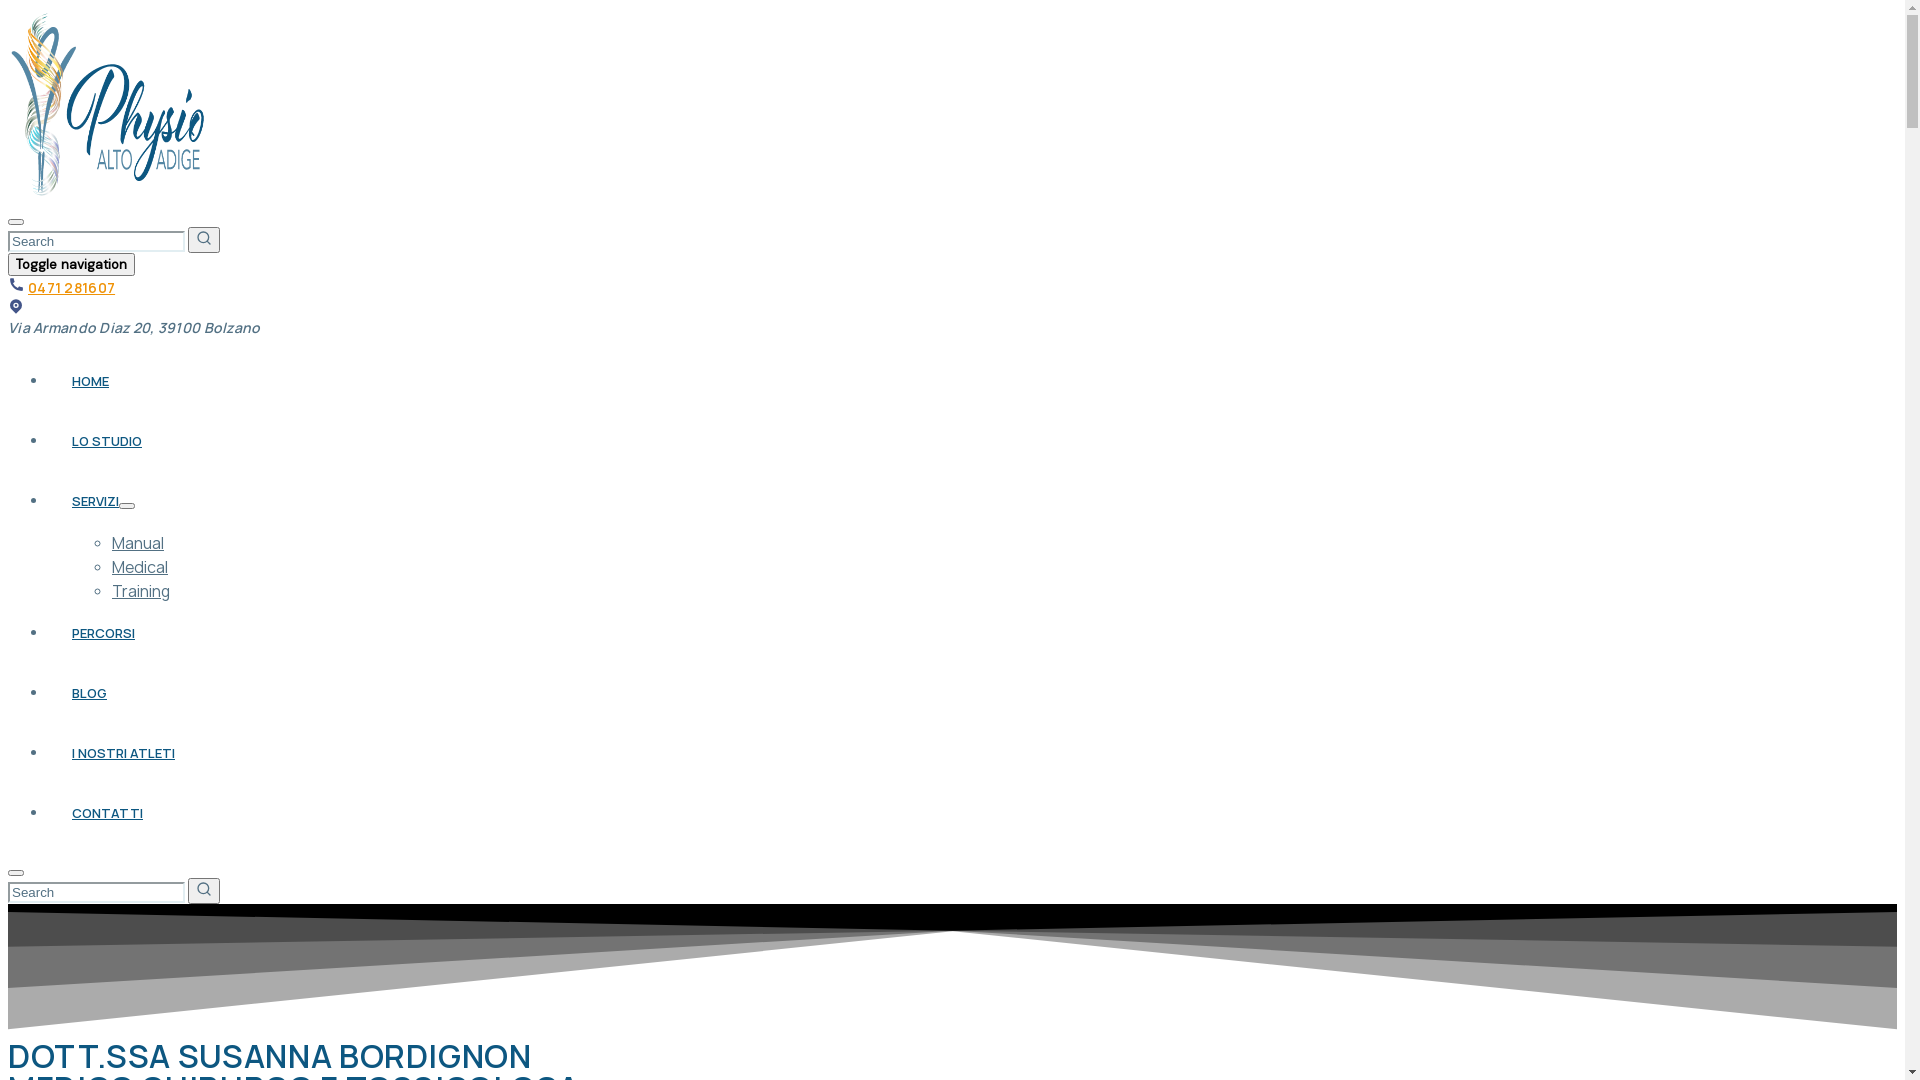 The image size is (1920, 1080). I want to click on 'Show sub menu', so click(125, 504).